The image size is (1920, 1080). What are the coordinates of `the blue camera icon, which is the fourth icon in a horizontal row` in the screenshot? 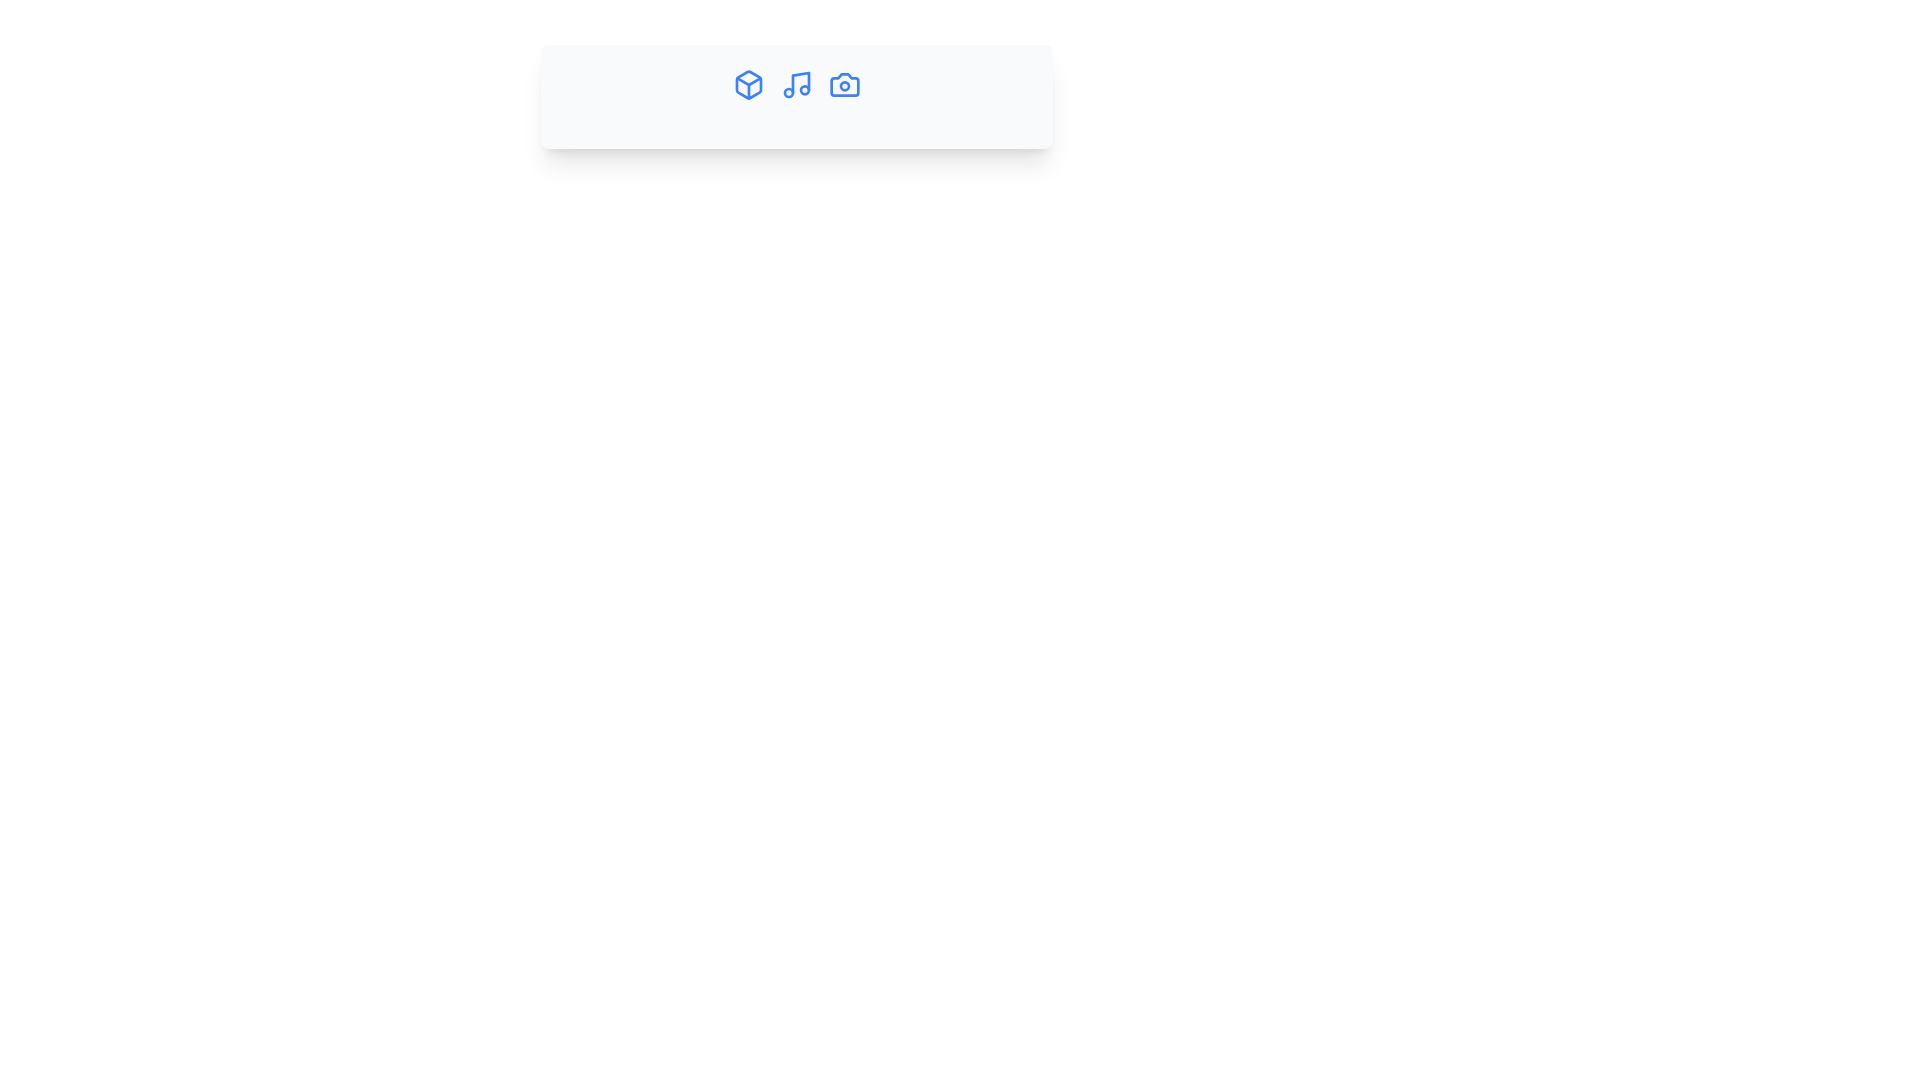 It's located at (844, 83).